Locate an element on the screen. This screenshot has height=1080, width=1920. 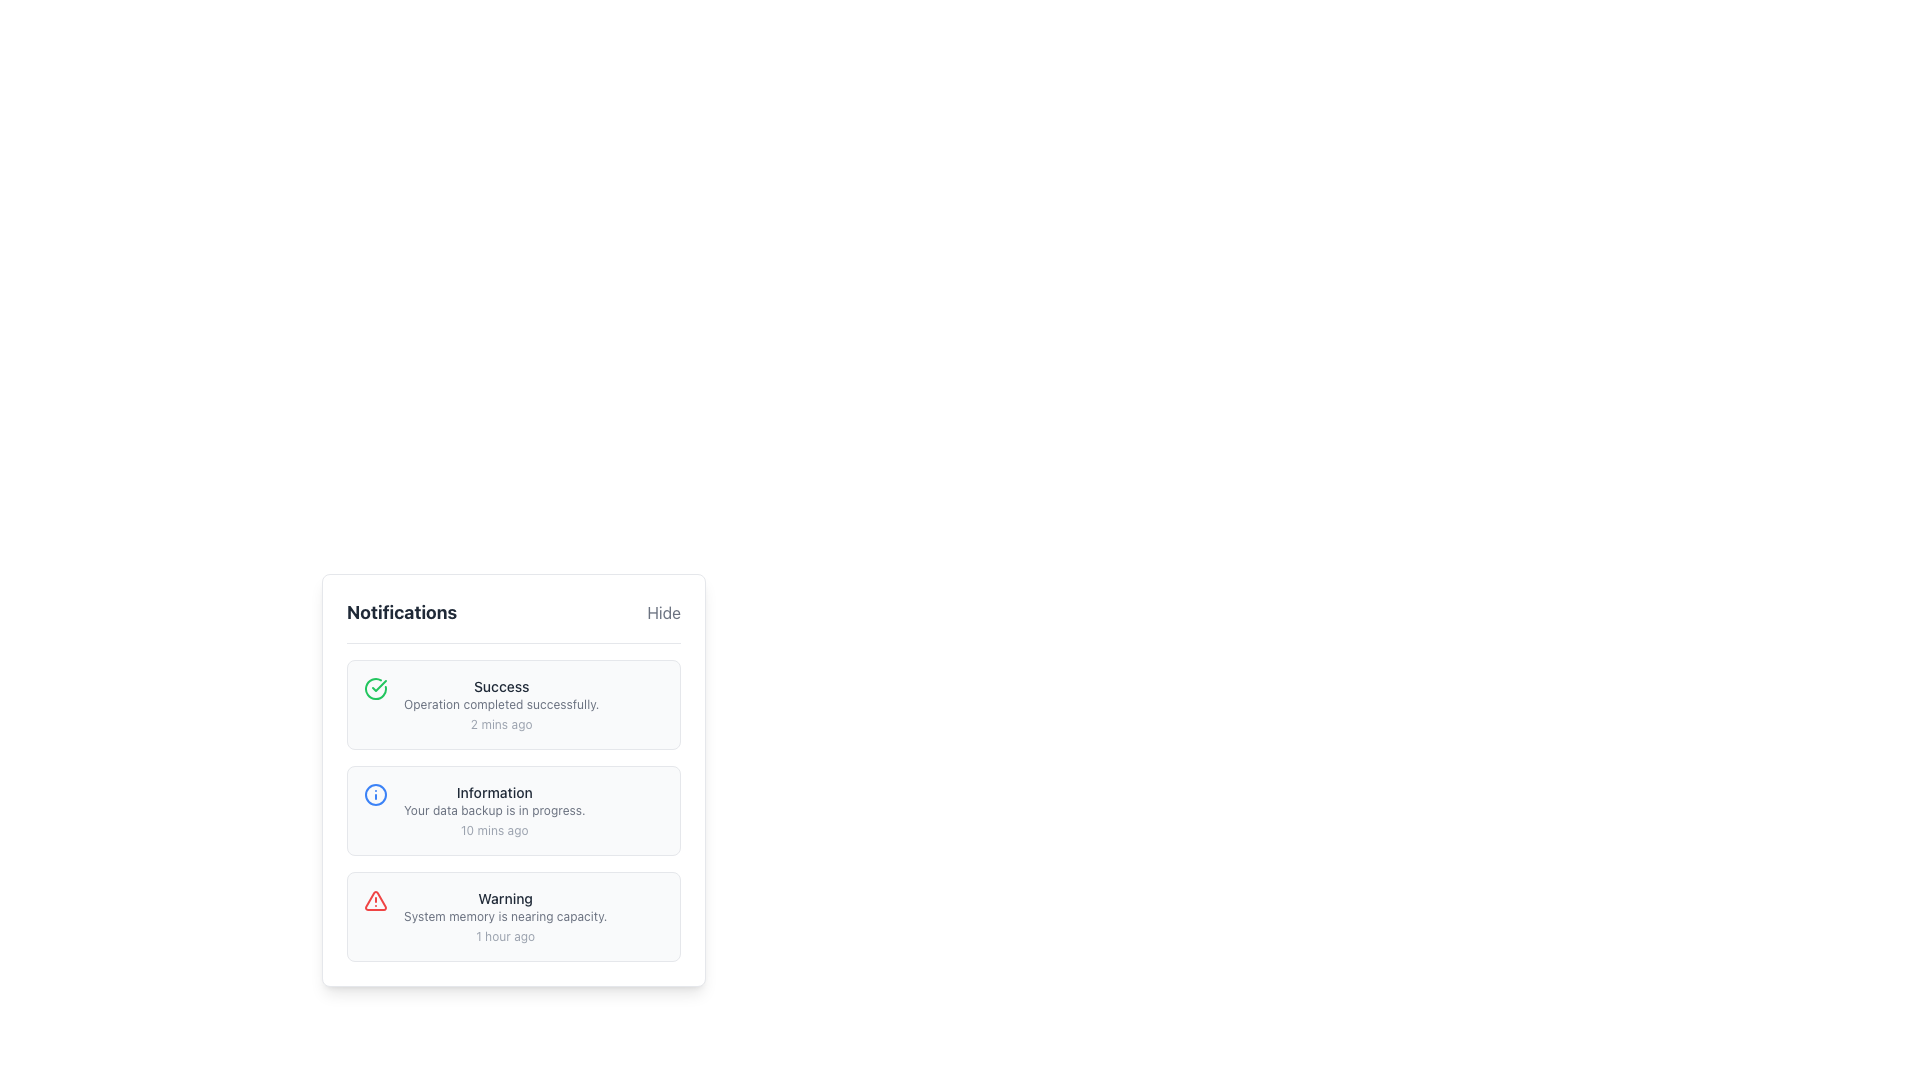
text displayed in the 'Success' notification label, which is styled in a smaller font size and medium weight, located at the top-left of the notification card is located at coordinates (501, 685).